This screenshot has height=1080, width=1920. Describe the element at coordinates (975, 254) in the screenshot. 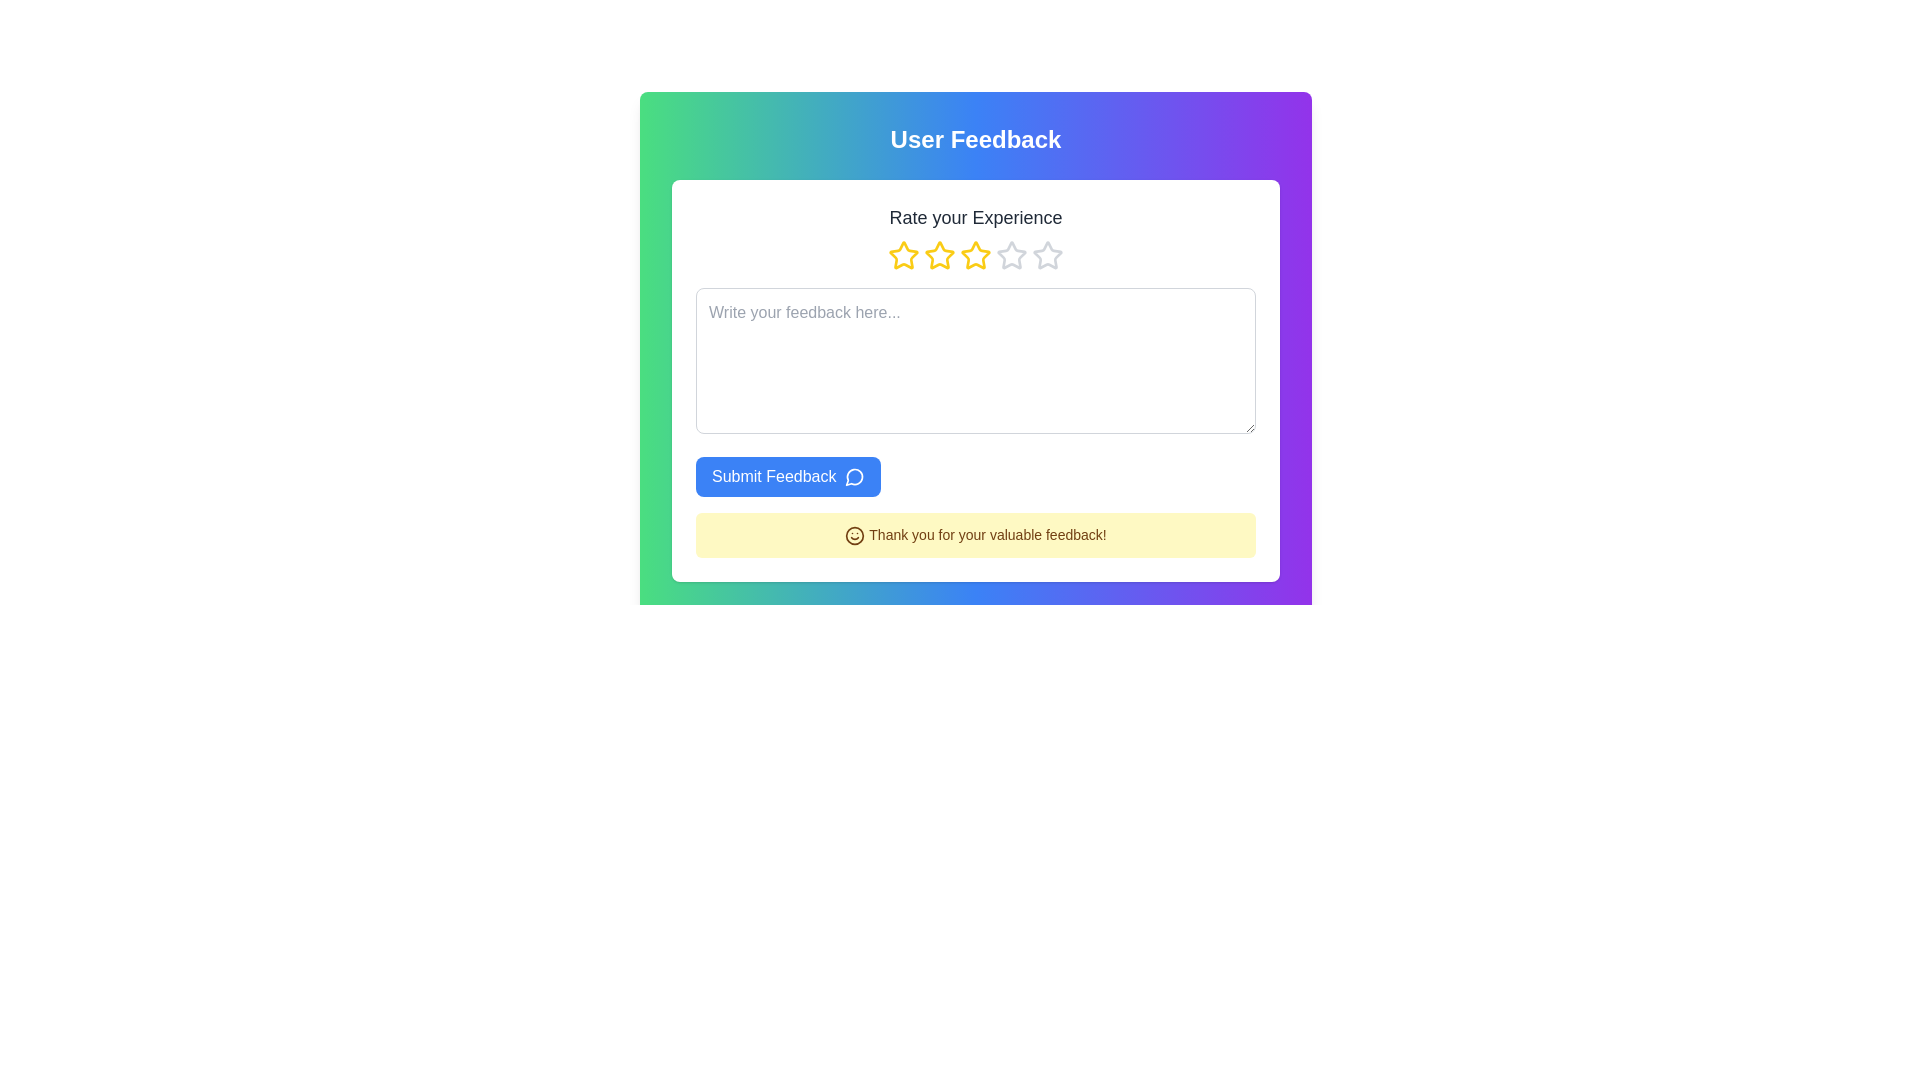

I see `the highlighted central rating star in the 'Rate your Experience' section` at that location.